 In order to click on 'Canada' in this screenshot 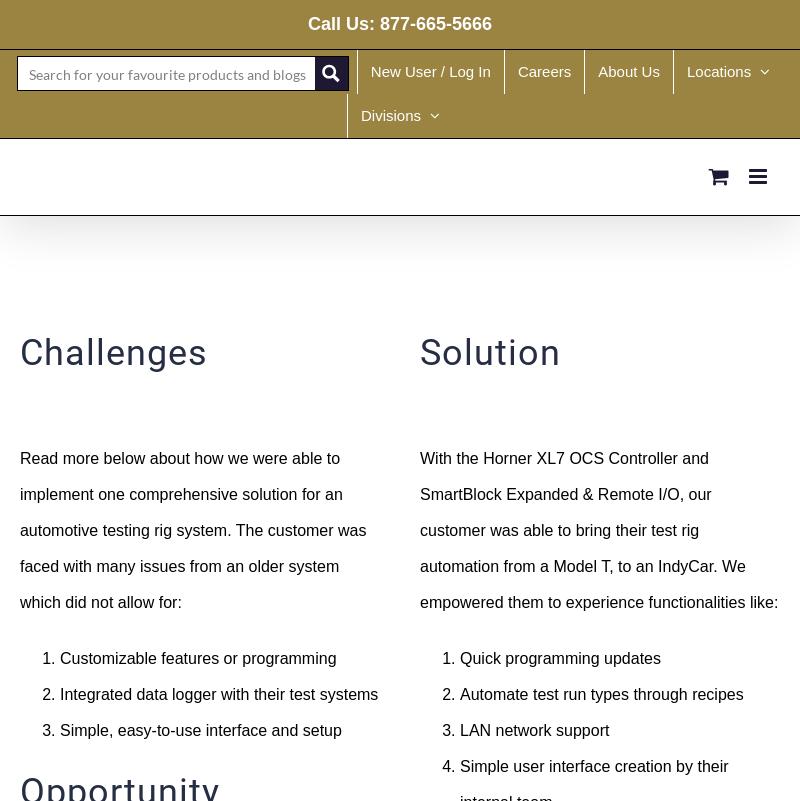, I will do `click(683, 109)`.